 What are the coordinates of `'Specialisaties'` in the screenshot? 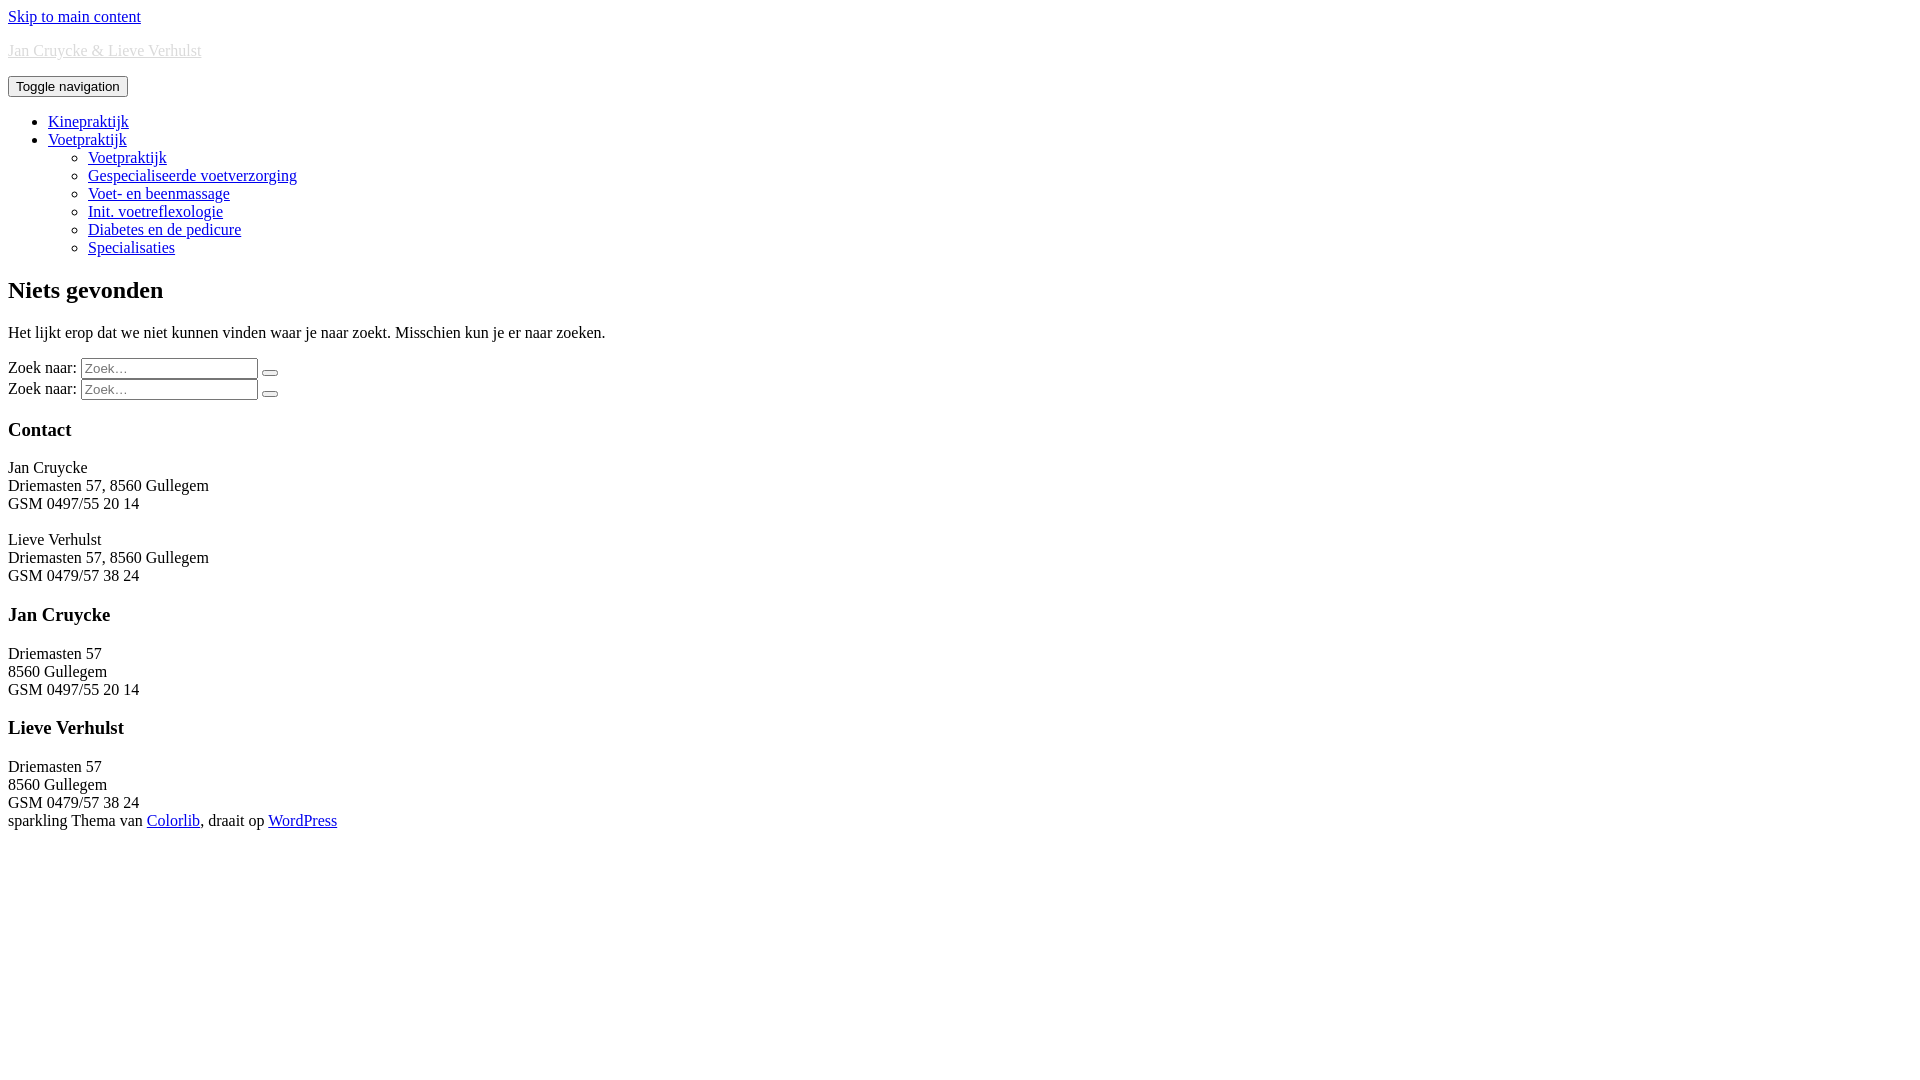 It's located at (130, 246).